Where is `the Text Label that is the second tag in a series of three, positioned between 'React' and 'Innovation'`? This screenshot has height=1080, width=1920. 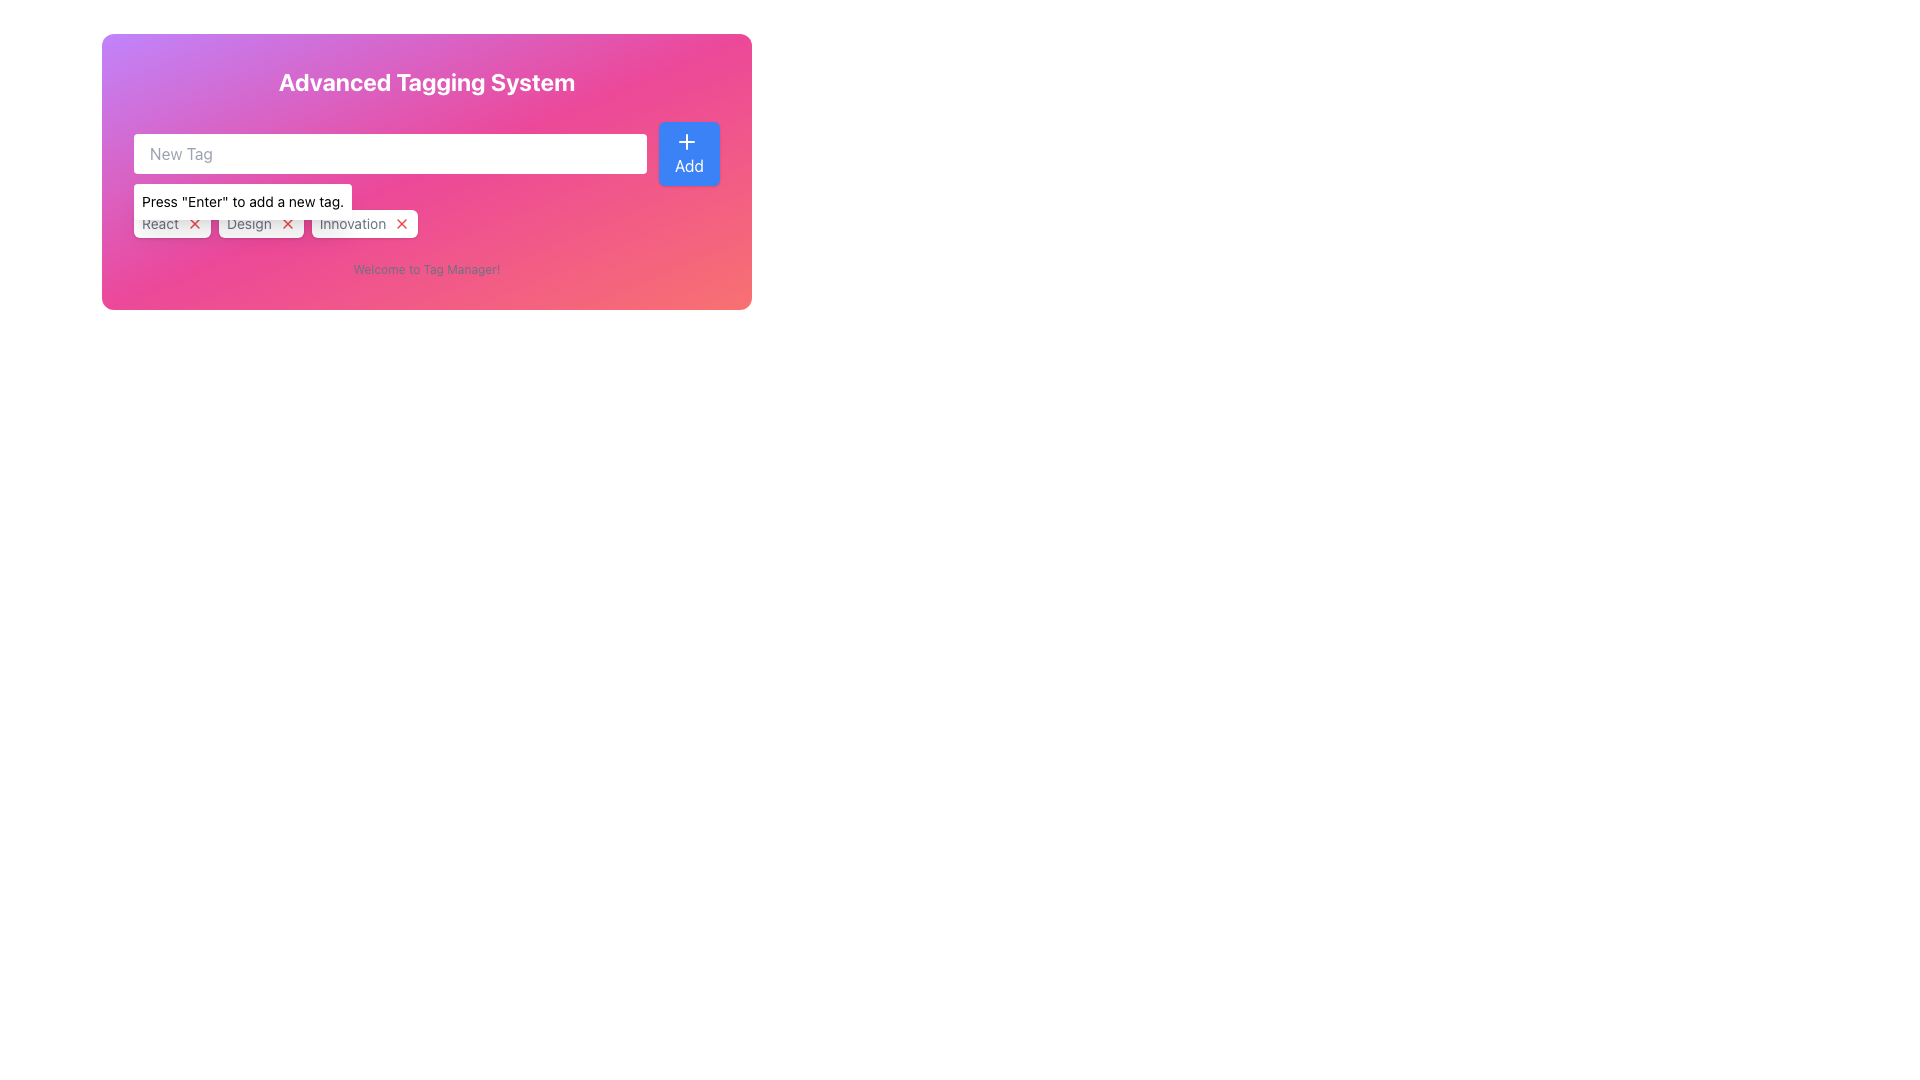 the Text Label that is the second tag in a series of three, positioned between 'React' and 'Innovation' is located at coordinates (248, 223).